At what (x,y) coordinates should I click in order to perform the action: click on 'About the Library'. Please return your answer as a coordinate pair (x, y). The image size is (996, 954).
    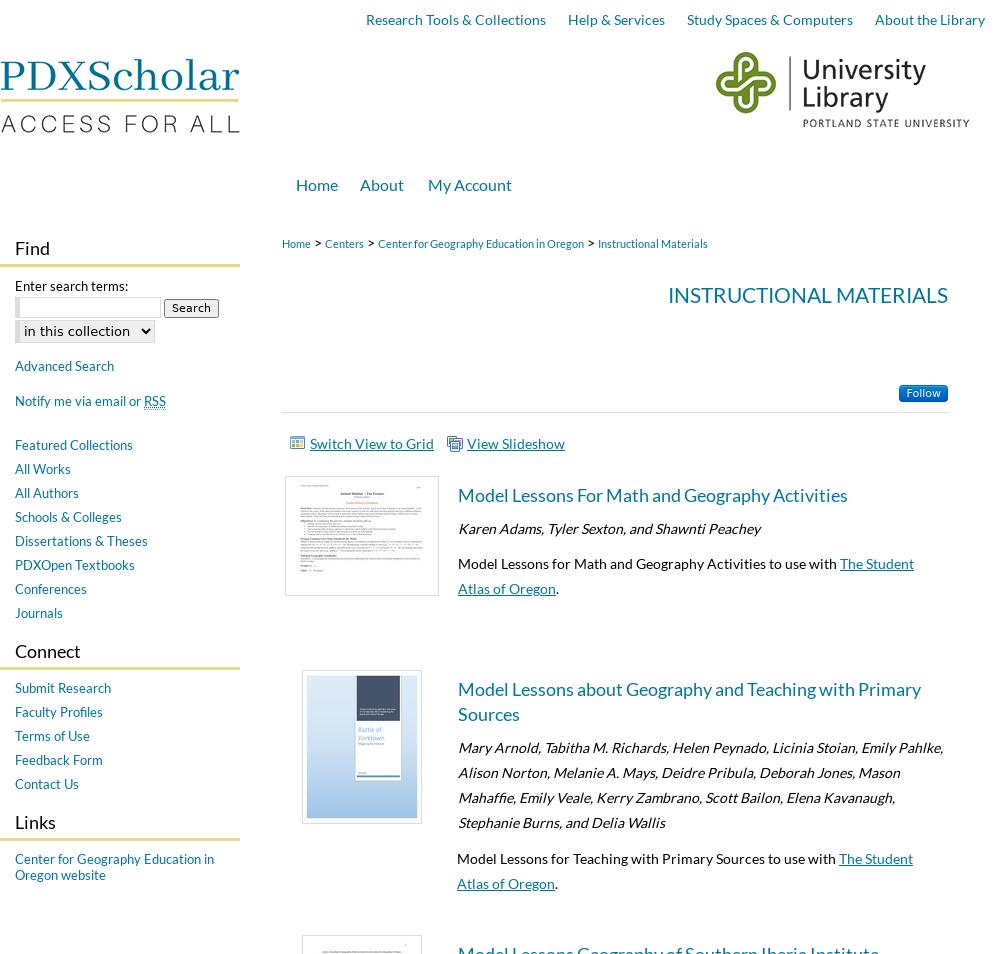
    Looking at the image, I should click on (928, 18).